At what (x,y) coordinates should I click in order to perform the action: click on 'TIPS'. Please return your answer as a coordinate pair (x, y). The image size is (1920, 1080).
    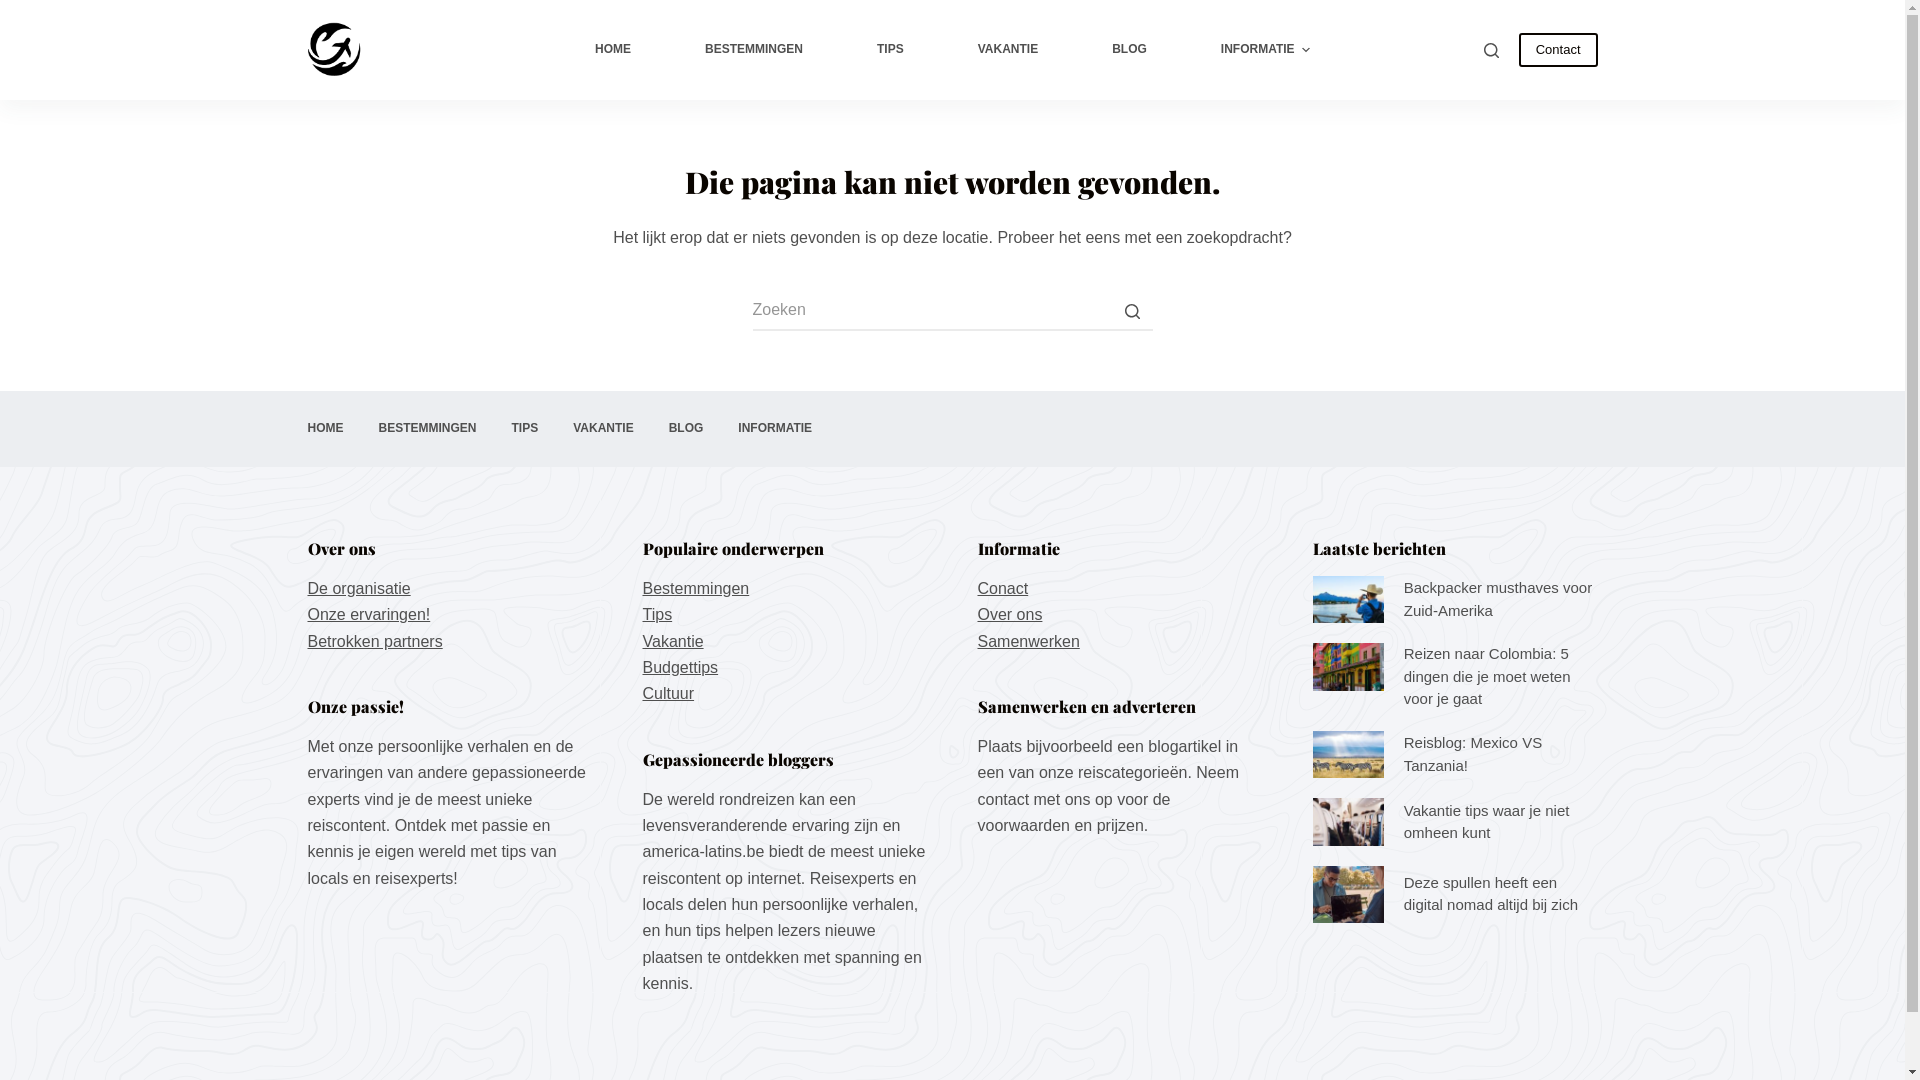
    Looking at the image, I should click on (524, 427).